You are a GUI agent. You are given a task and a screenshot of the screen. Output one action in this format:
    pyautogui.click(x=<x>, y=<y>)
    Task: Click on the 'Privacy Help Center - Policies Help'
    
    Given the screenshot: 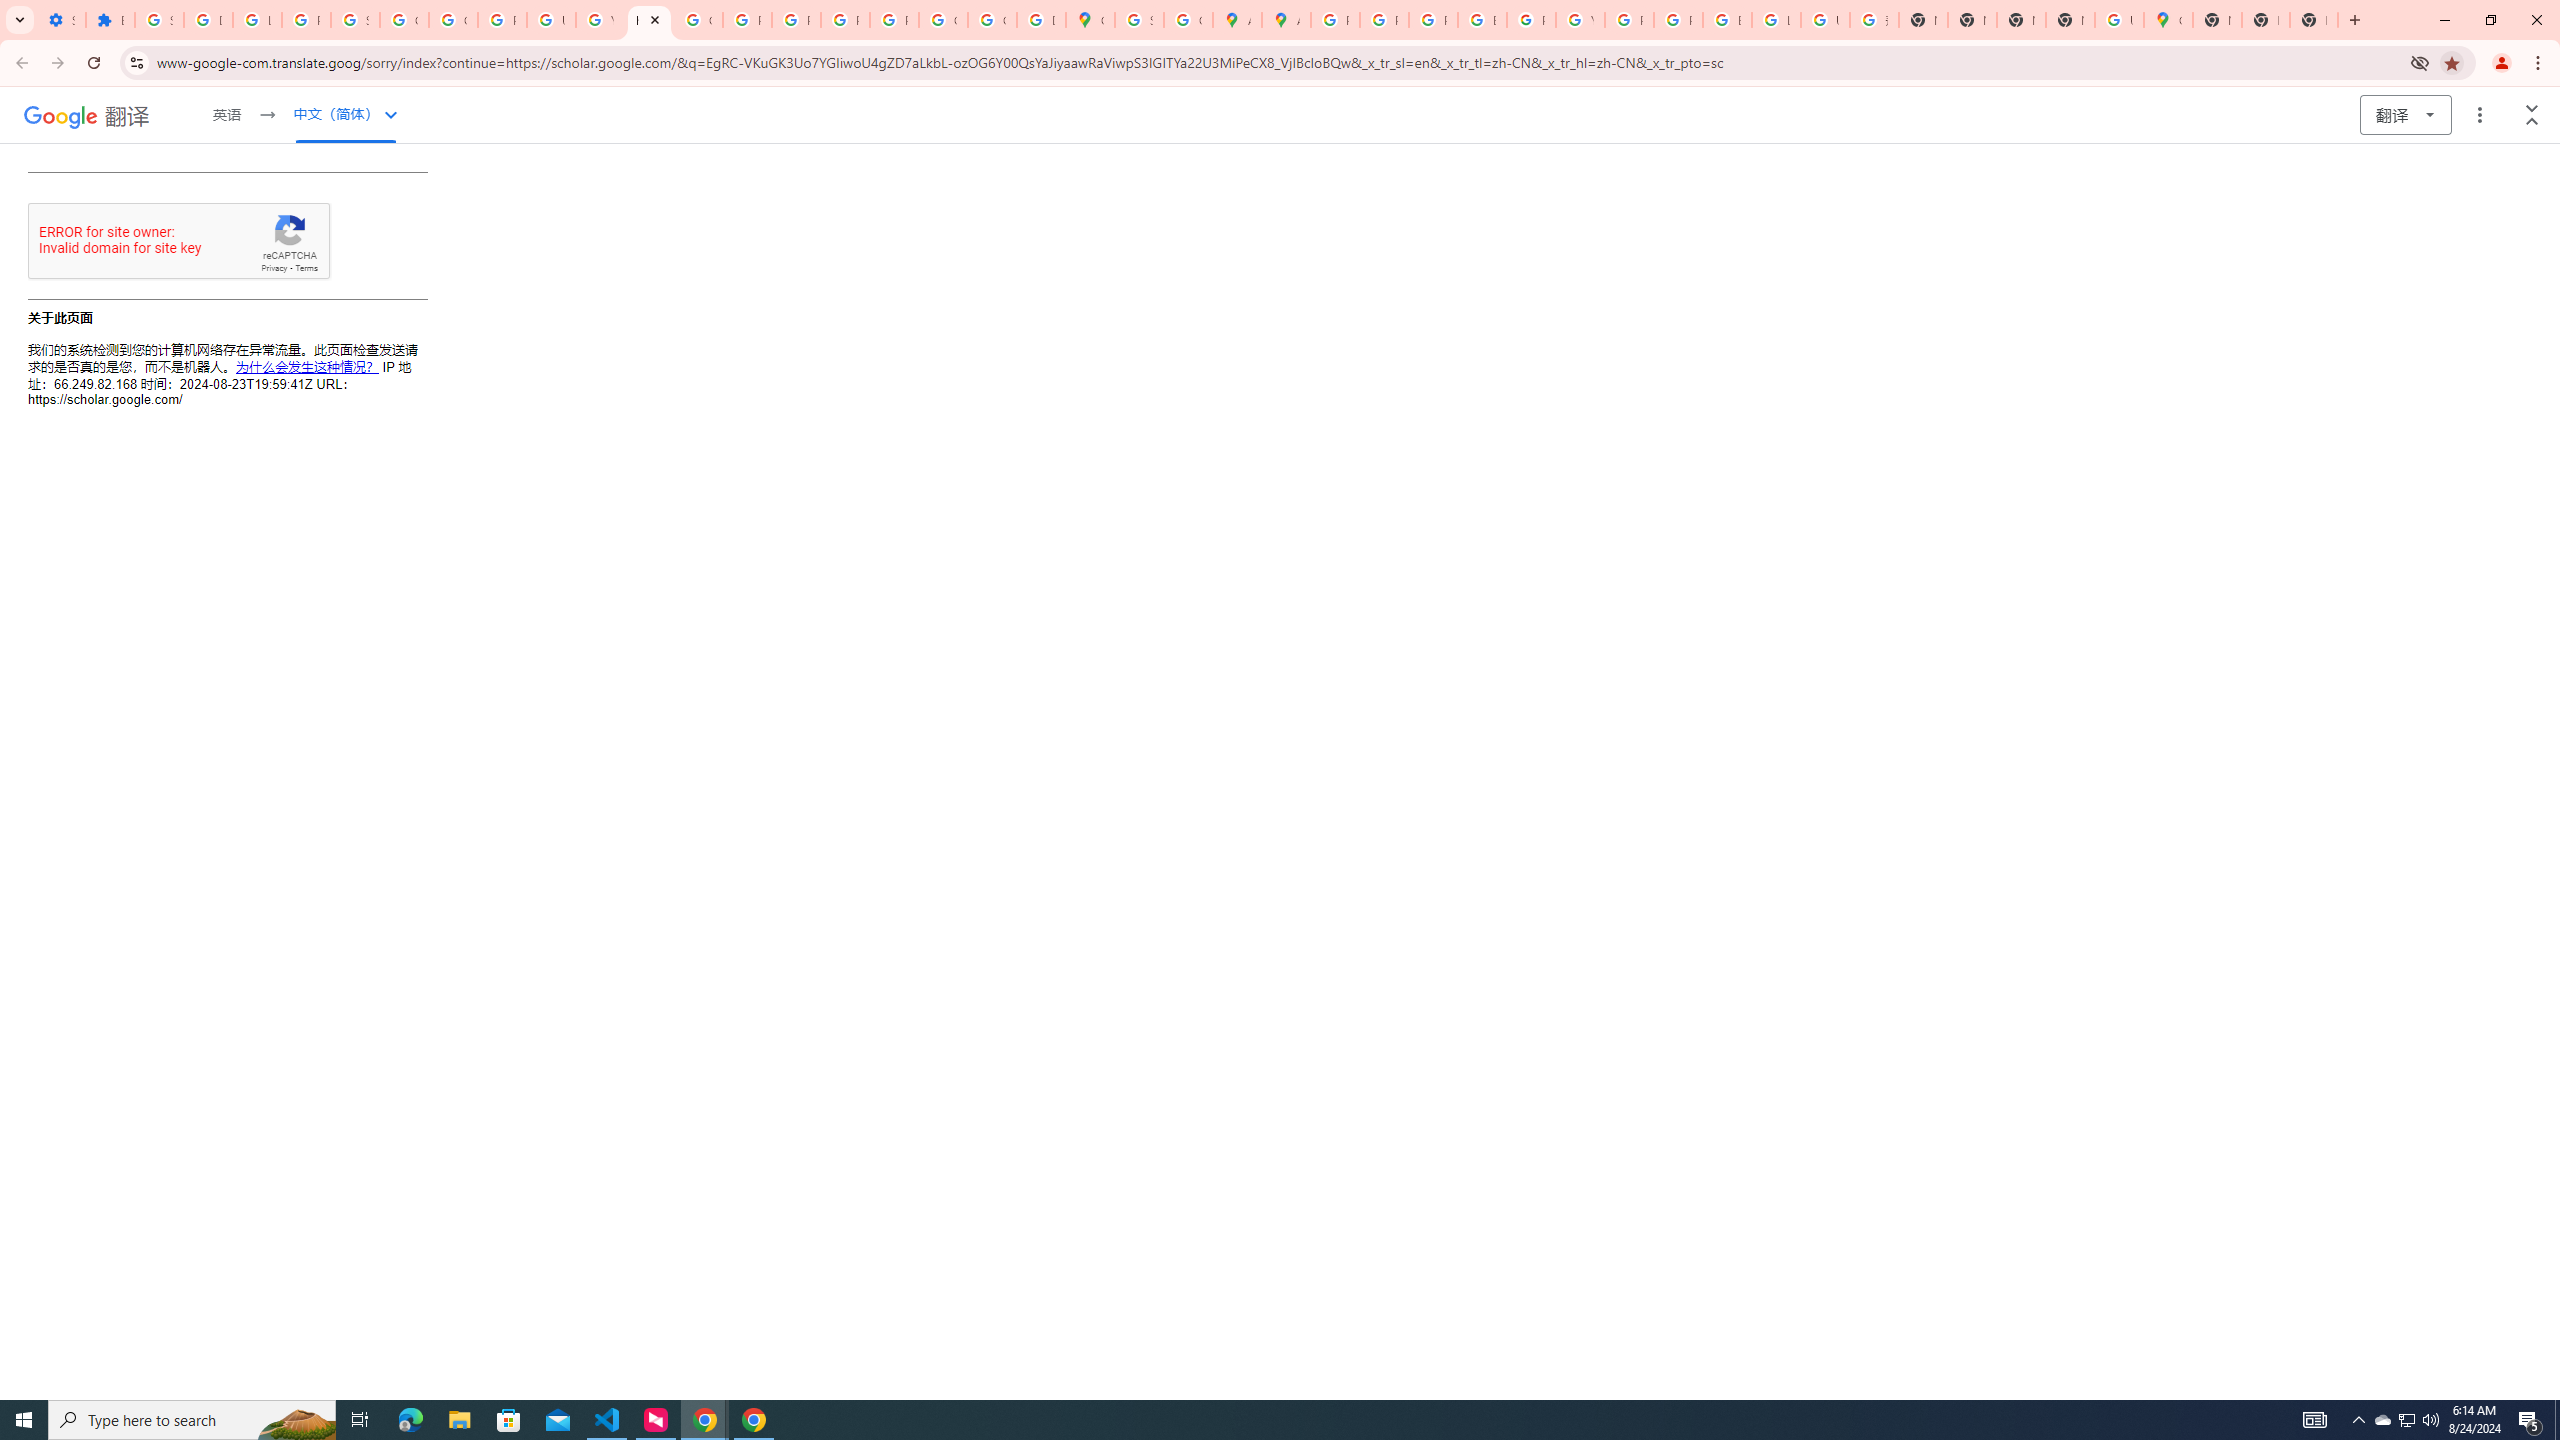 What is the action you would take?
    pyautogui.click(x=746, y=19)
    